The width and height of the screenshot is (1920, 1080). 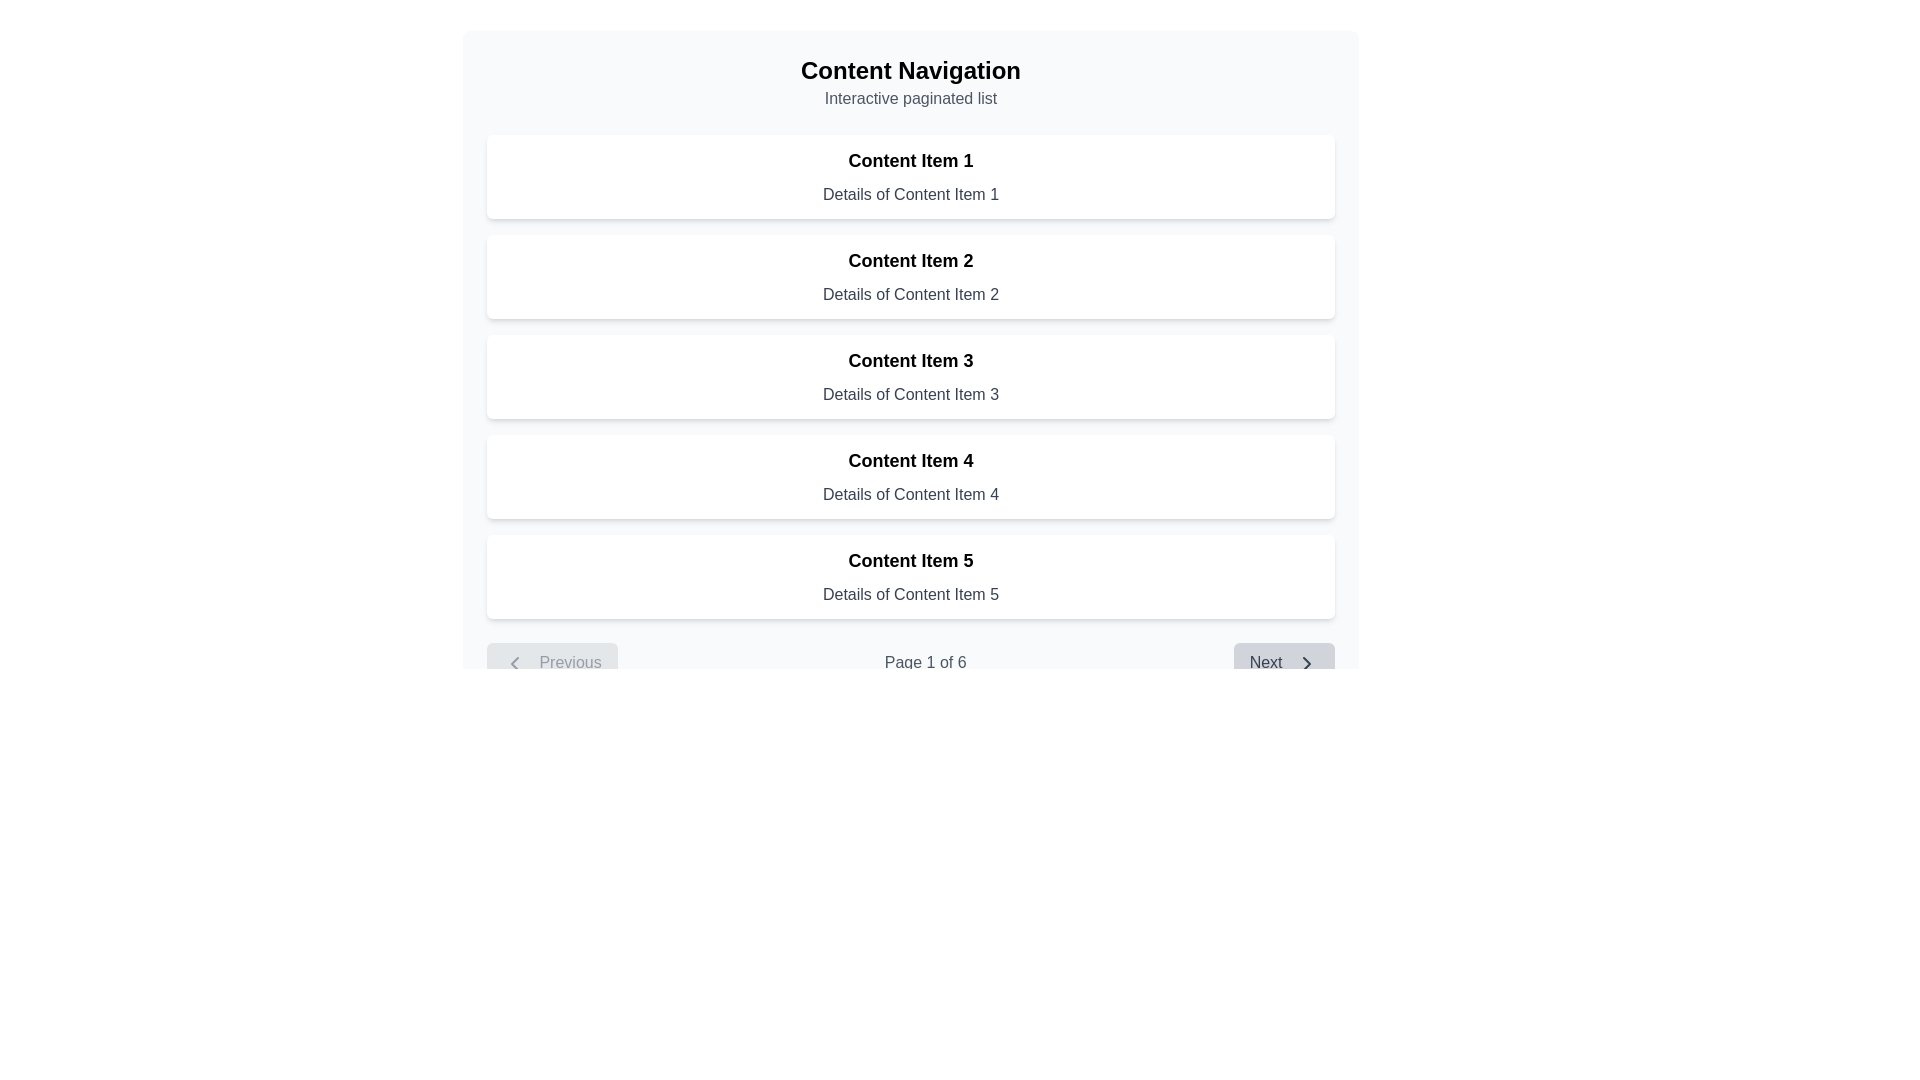 What do you see at coordinates (910, 160) in the screenshot?
I see `the text block displaying 'Content Item 1'` at bounding box center [910, 160].